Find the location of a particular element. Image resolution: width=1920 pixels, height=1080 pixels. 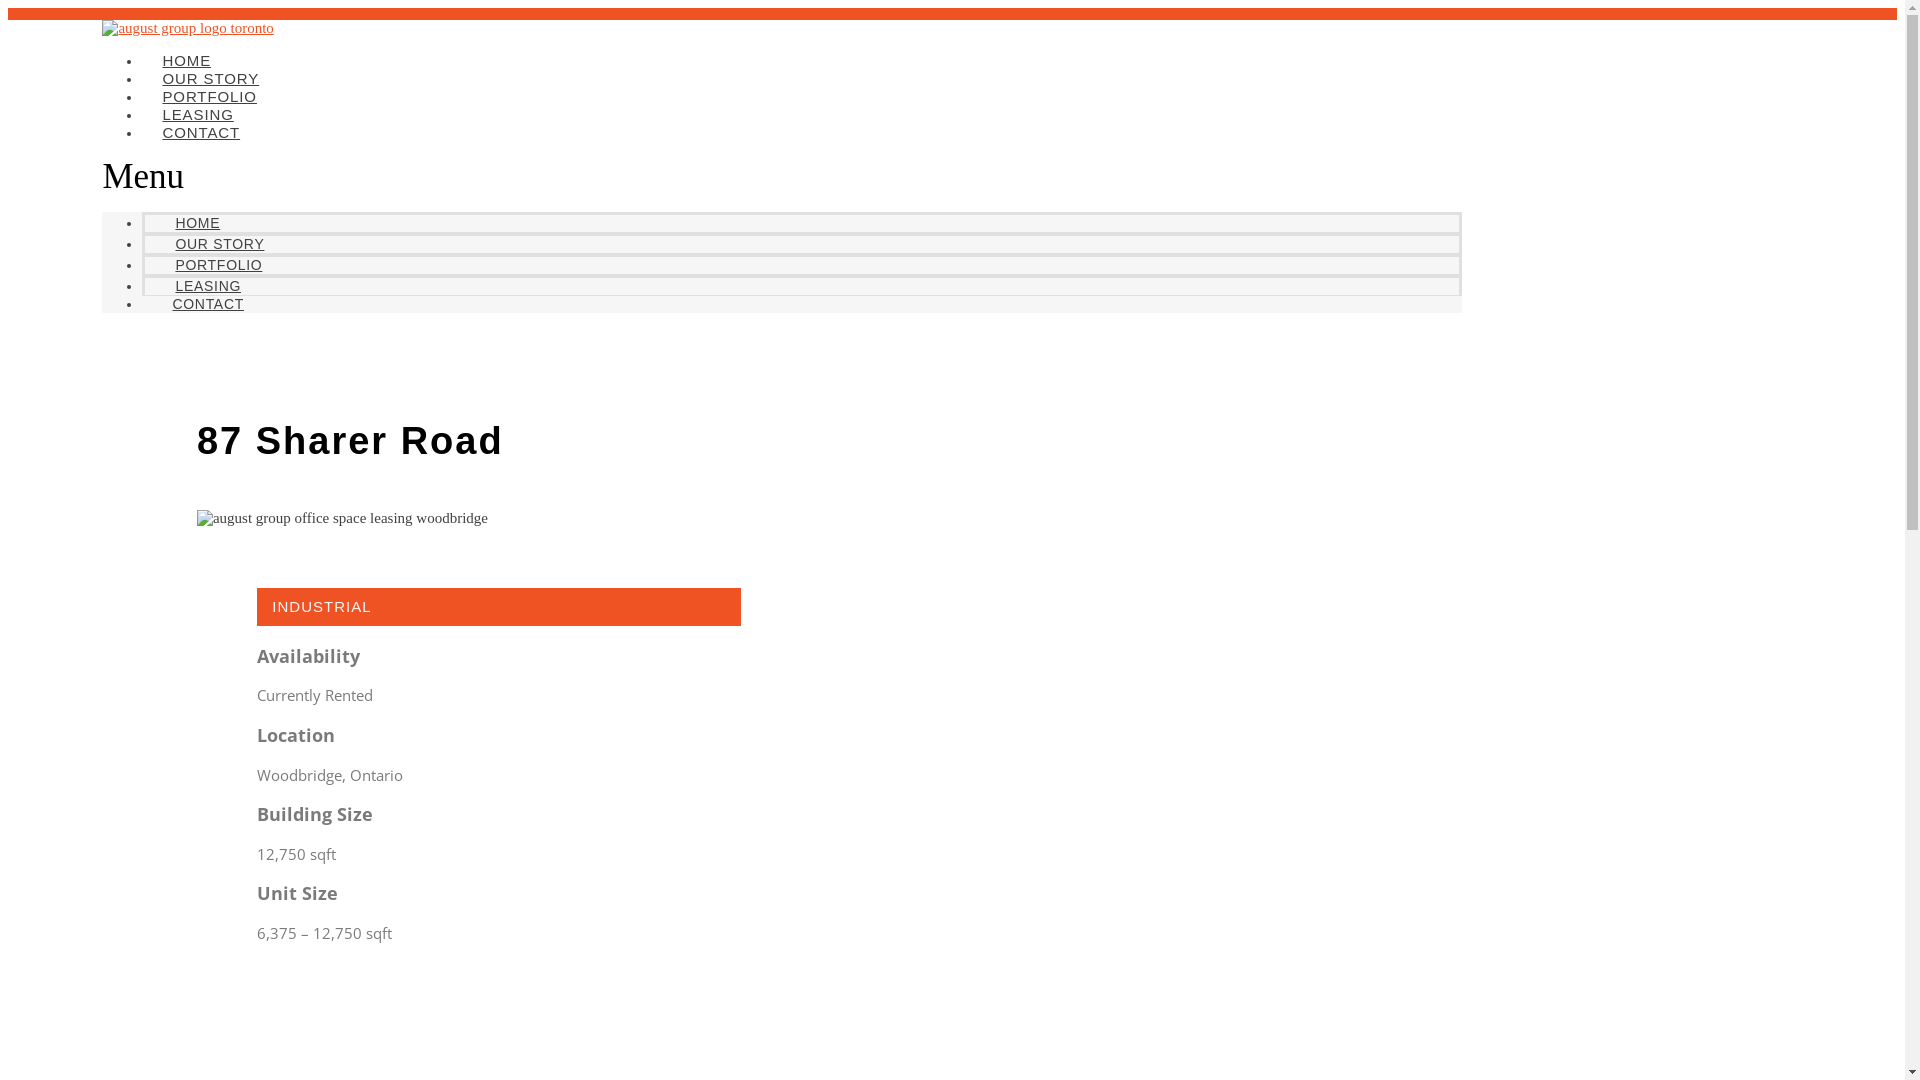

'LEASING' is located at coordinates (207, 285).